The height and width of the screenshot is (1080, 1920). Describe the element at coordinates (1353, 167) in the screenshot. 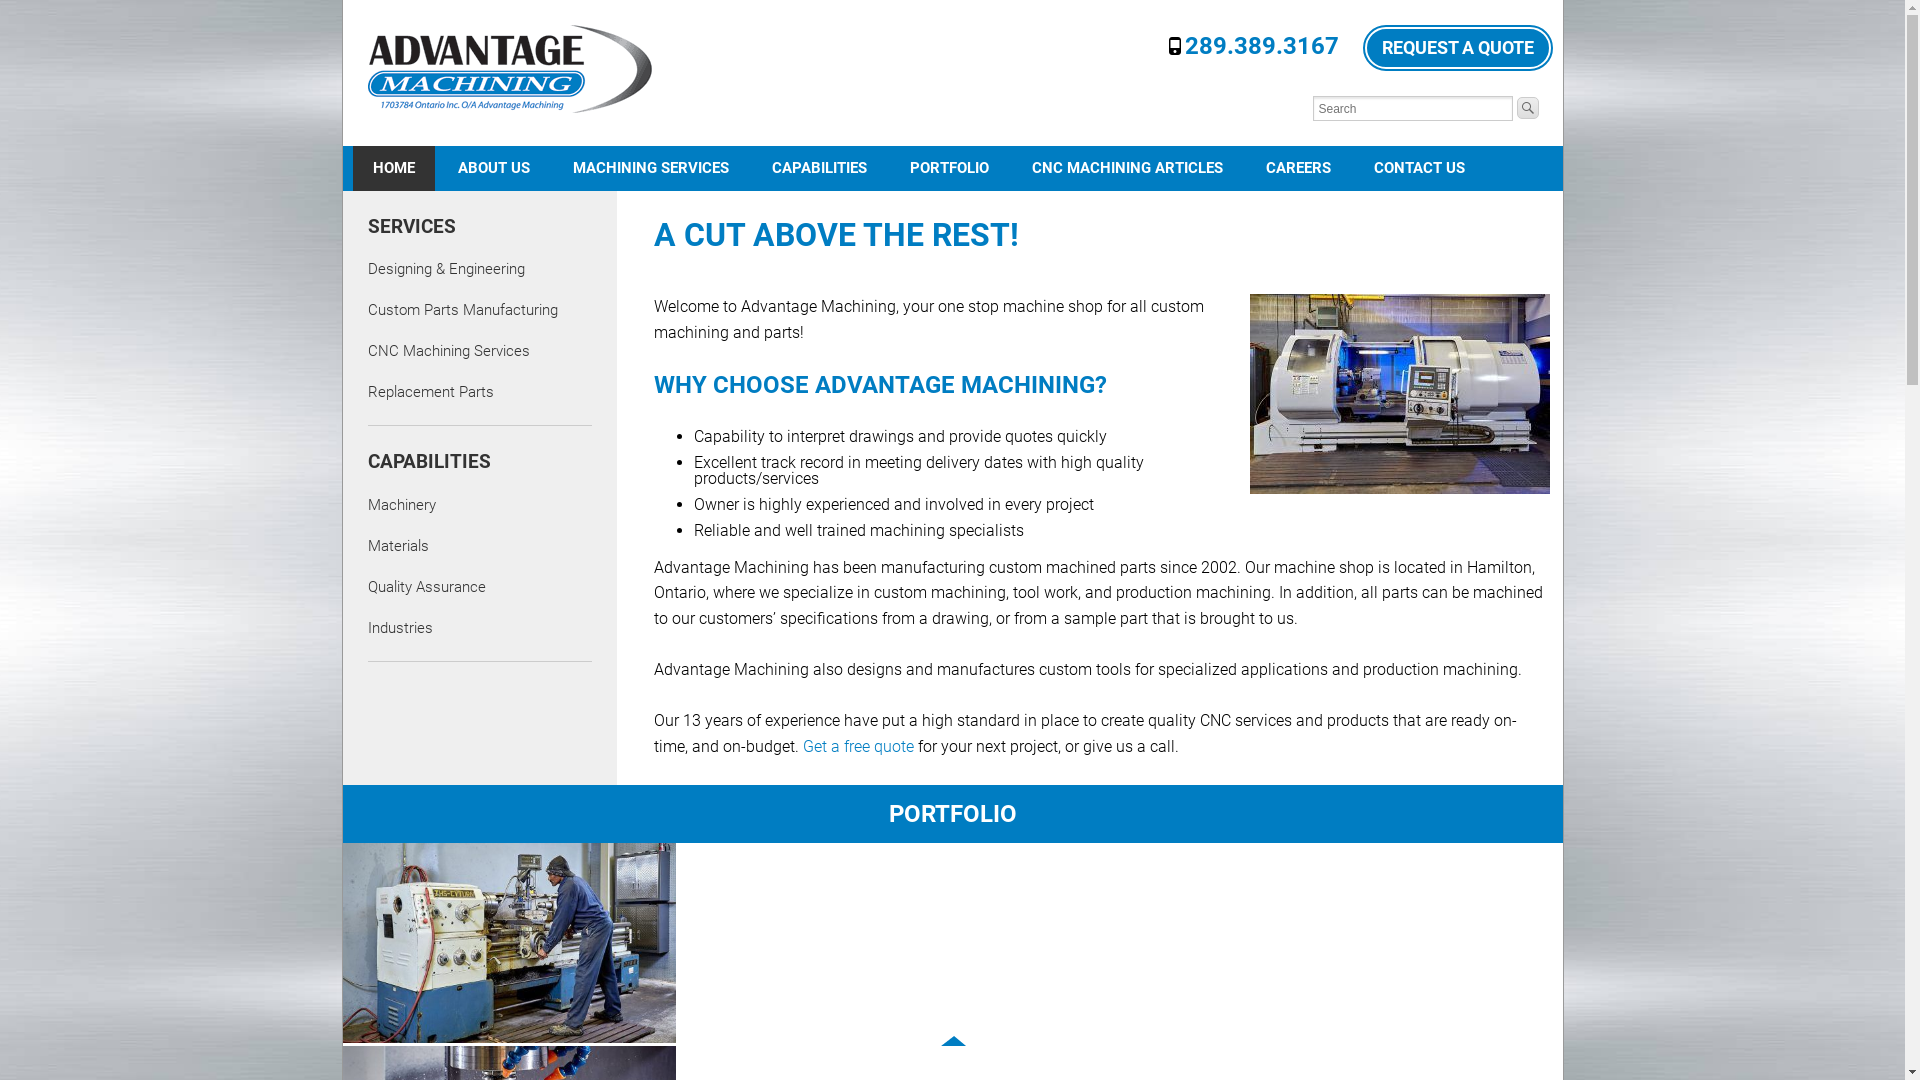

I see `'CONTACT US'` at that location.